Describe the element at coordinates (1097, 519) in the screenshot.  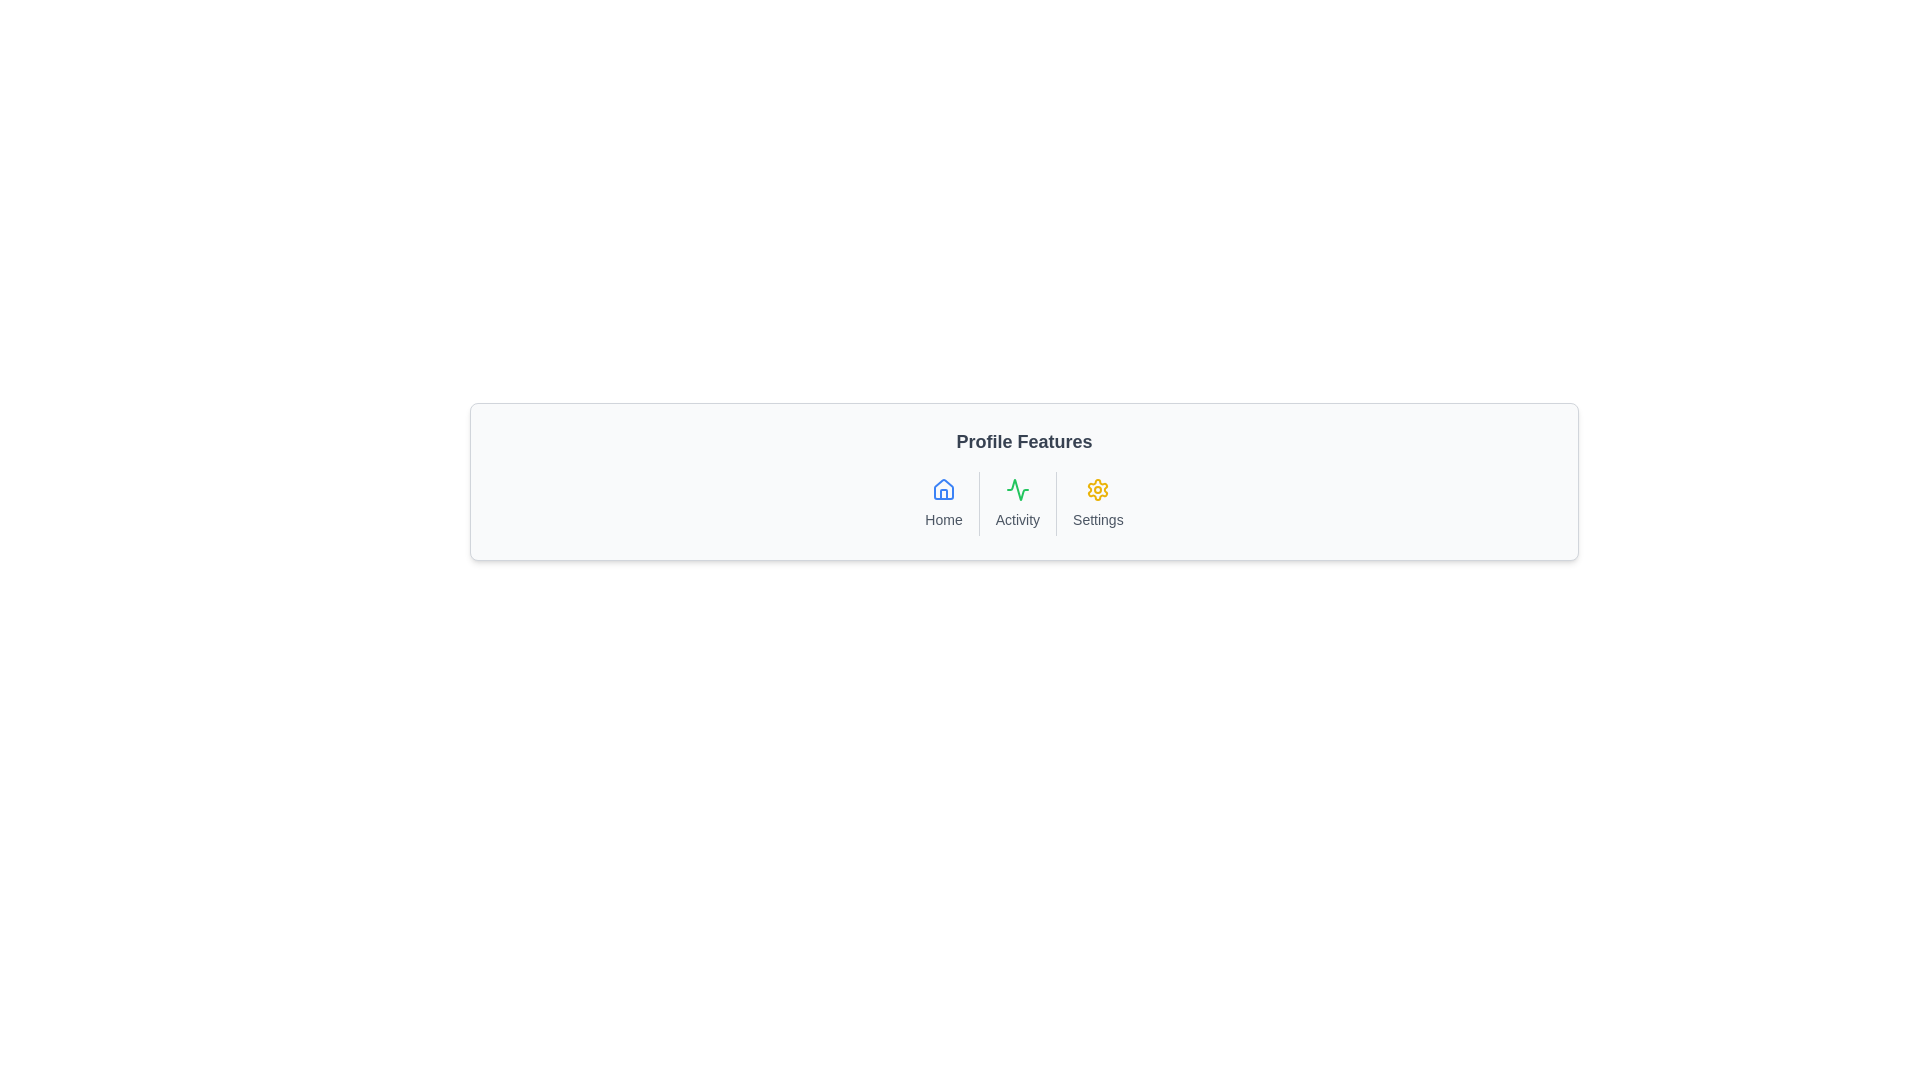
I see `the 'Settings' text label, which is styled with a small font size and gray color, located below a yellow gear icon in the lower part of the interface` at that location.